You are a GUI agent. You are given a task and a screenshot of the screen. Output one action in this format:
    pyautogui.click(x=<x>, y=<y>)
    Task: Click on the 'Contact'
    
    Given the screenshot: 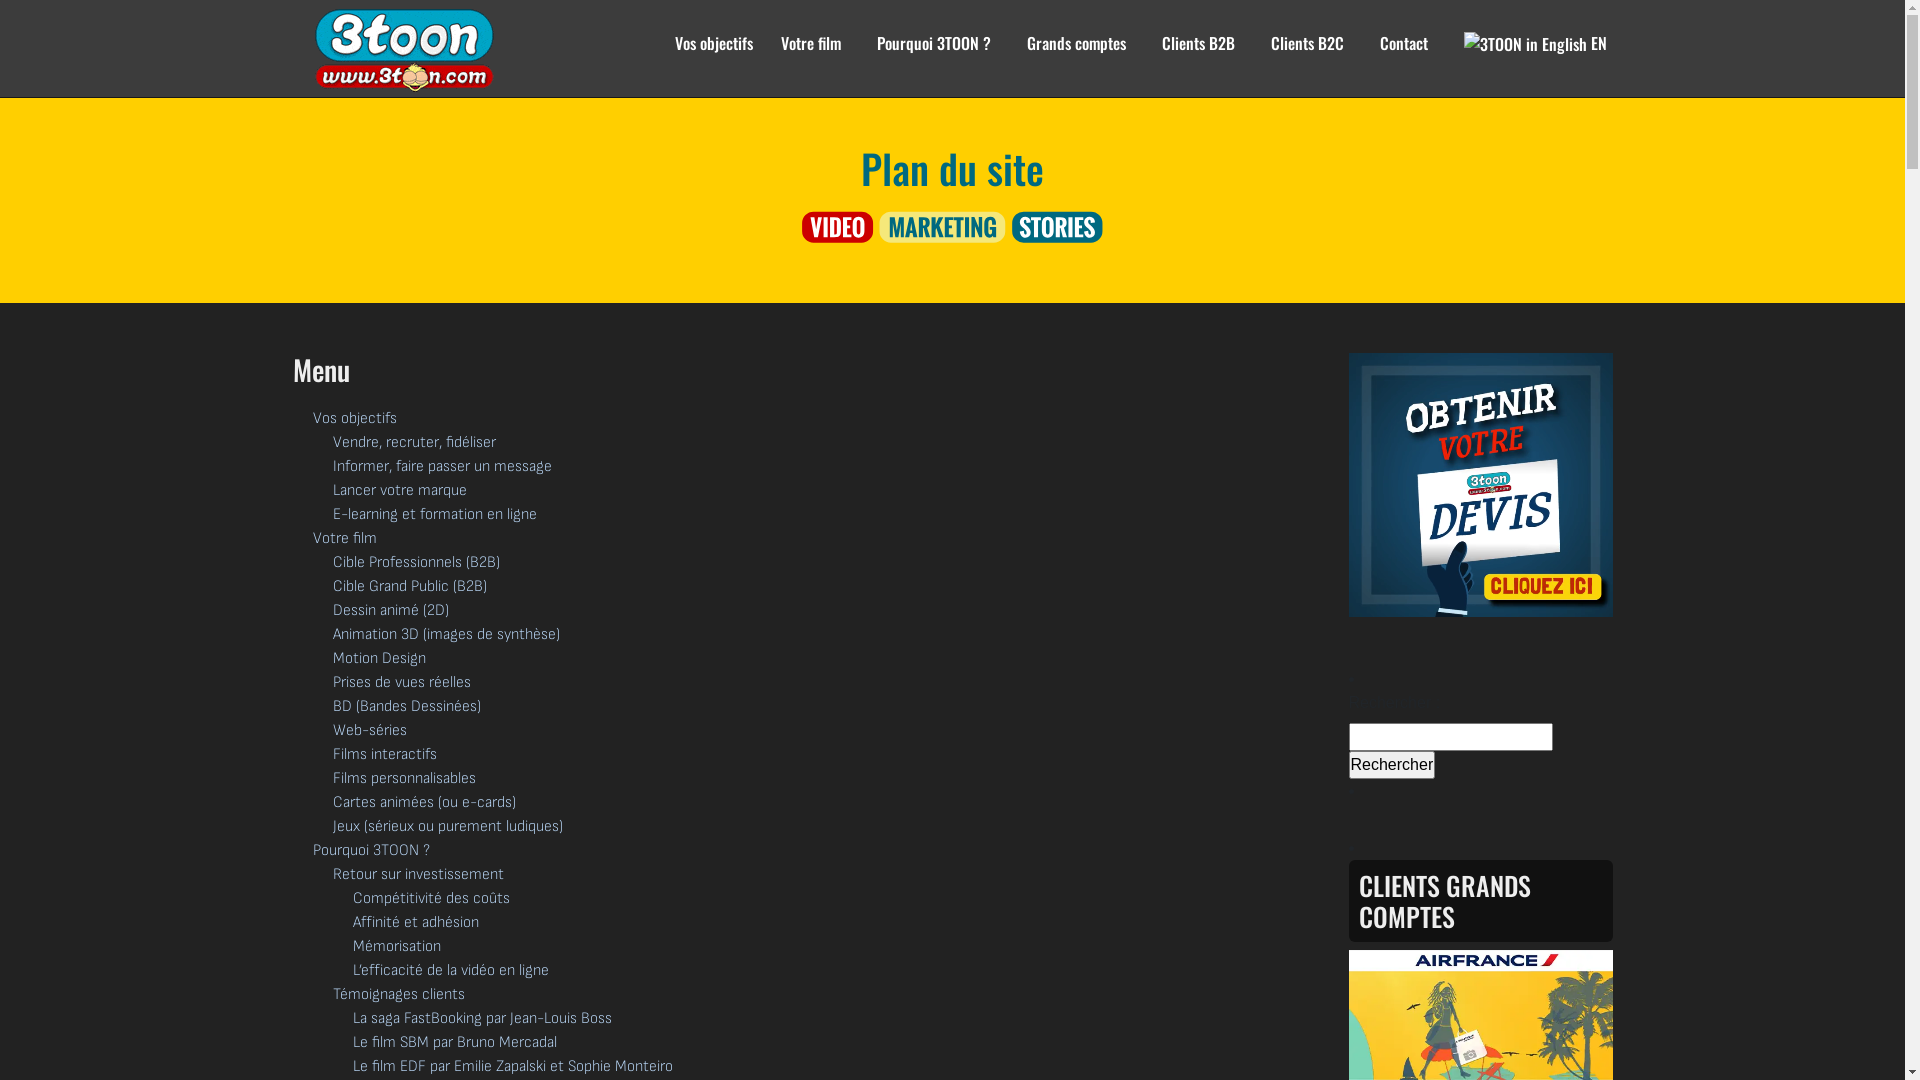 What is the action you would take?
    pyautogui.click(x=1402, y=54)
    